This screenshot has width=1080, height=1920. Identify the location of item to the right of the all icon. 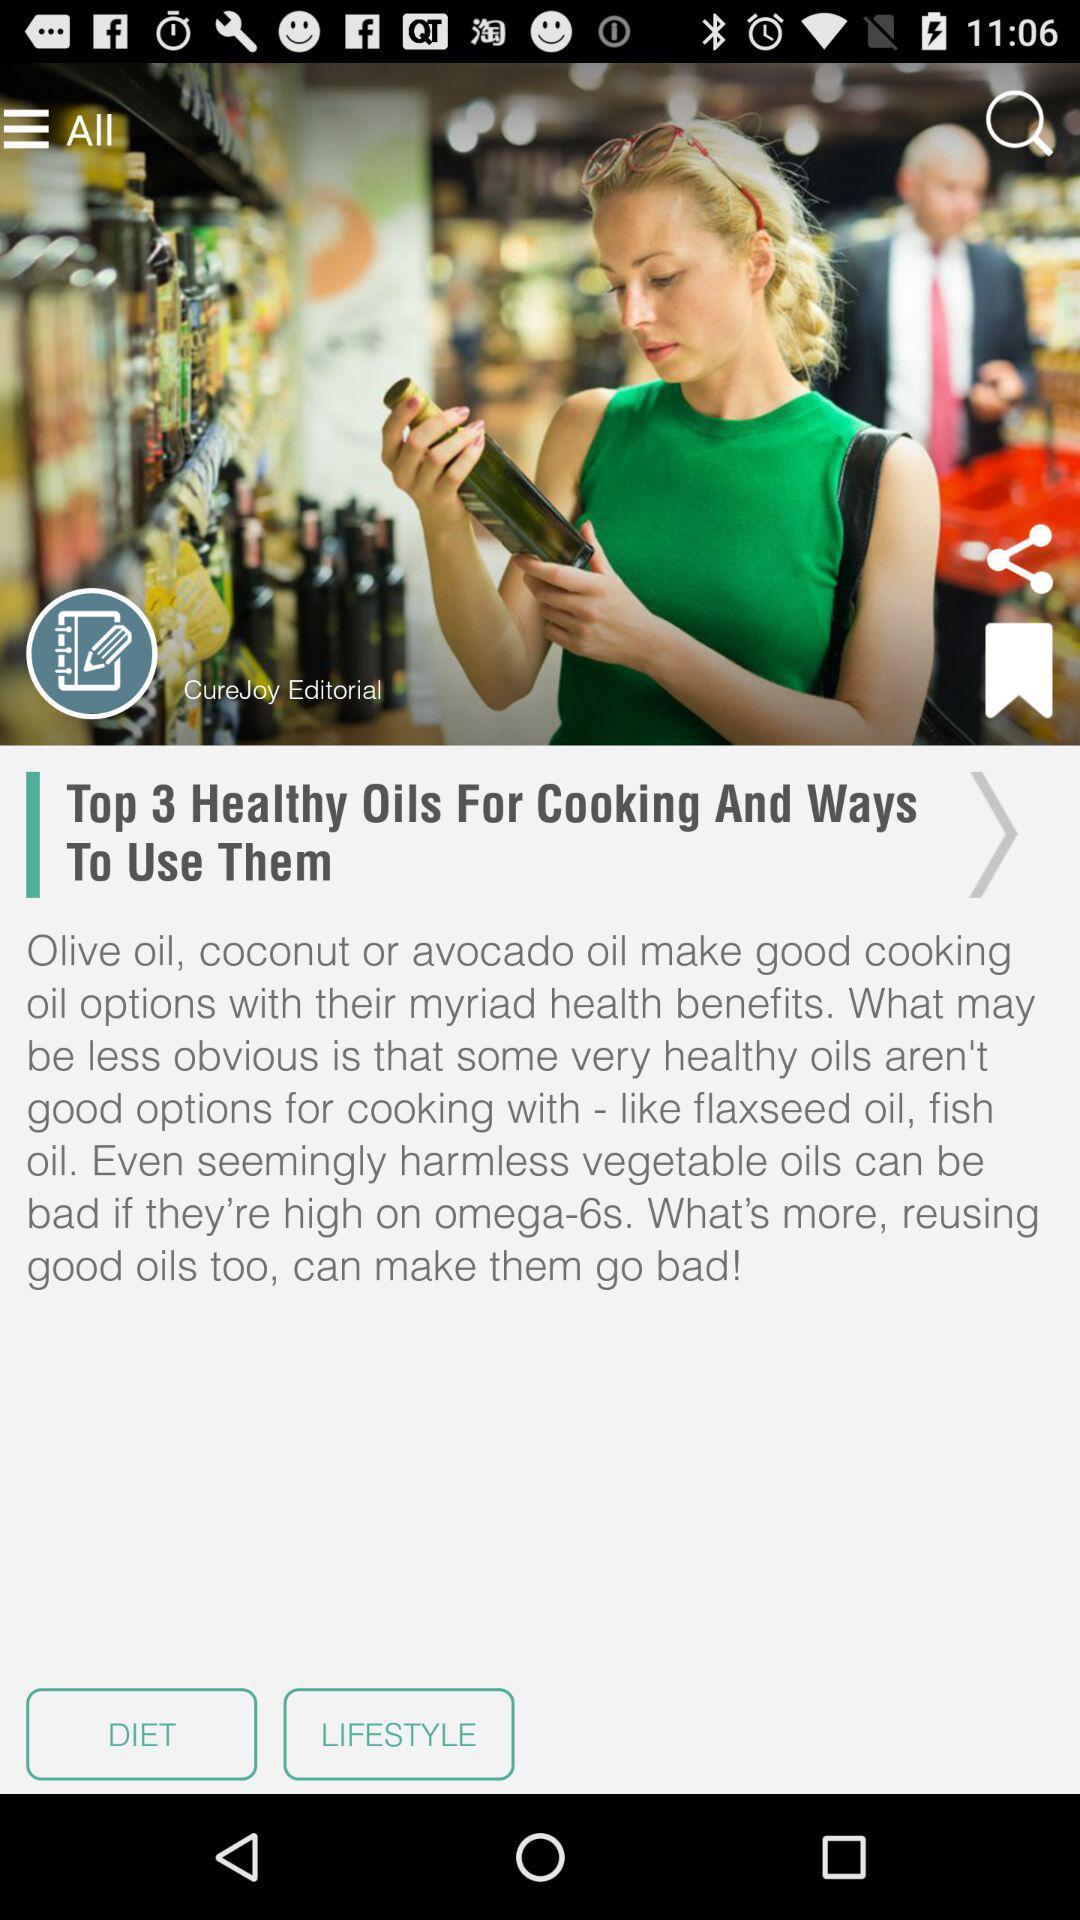
(1019, 122).